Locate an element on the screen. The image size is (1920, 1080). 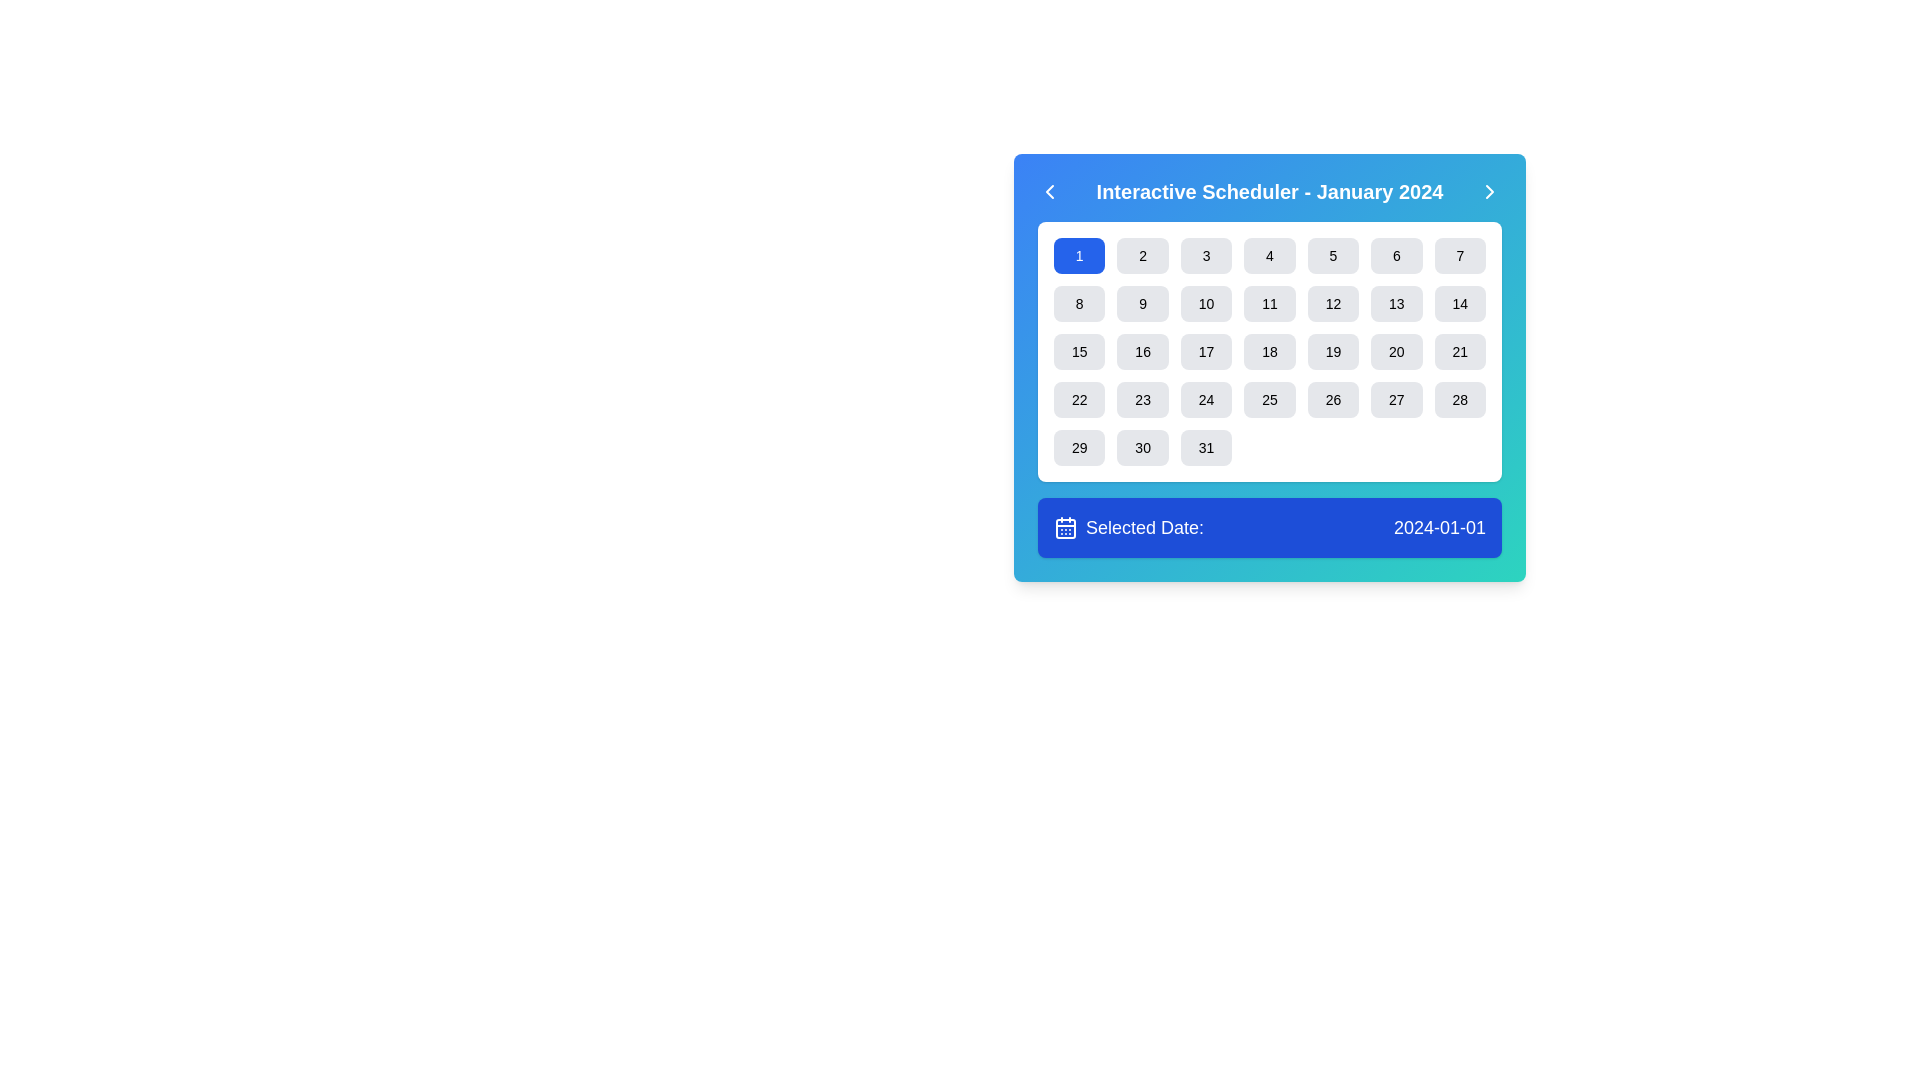
the rectangular shape with rounded corners in the calendar SVG icon, located to the left of the 'Selected Date' text in the footer area is located at coordinates (1064, 527).